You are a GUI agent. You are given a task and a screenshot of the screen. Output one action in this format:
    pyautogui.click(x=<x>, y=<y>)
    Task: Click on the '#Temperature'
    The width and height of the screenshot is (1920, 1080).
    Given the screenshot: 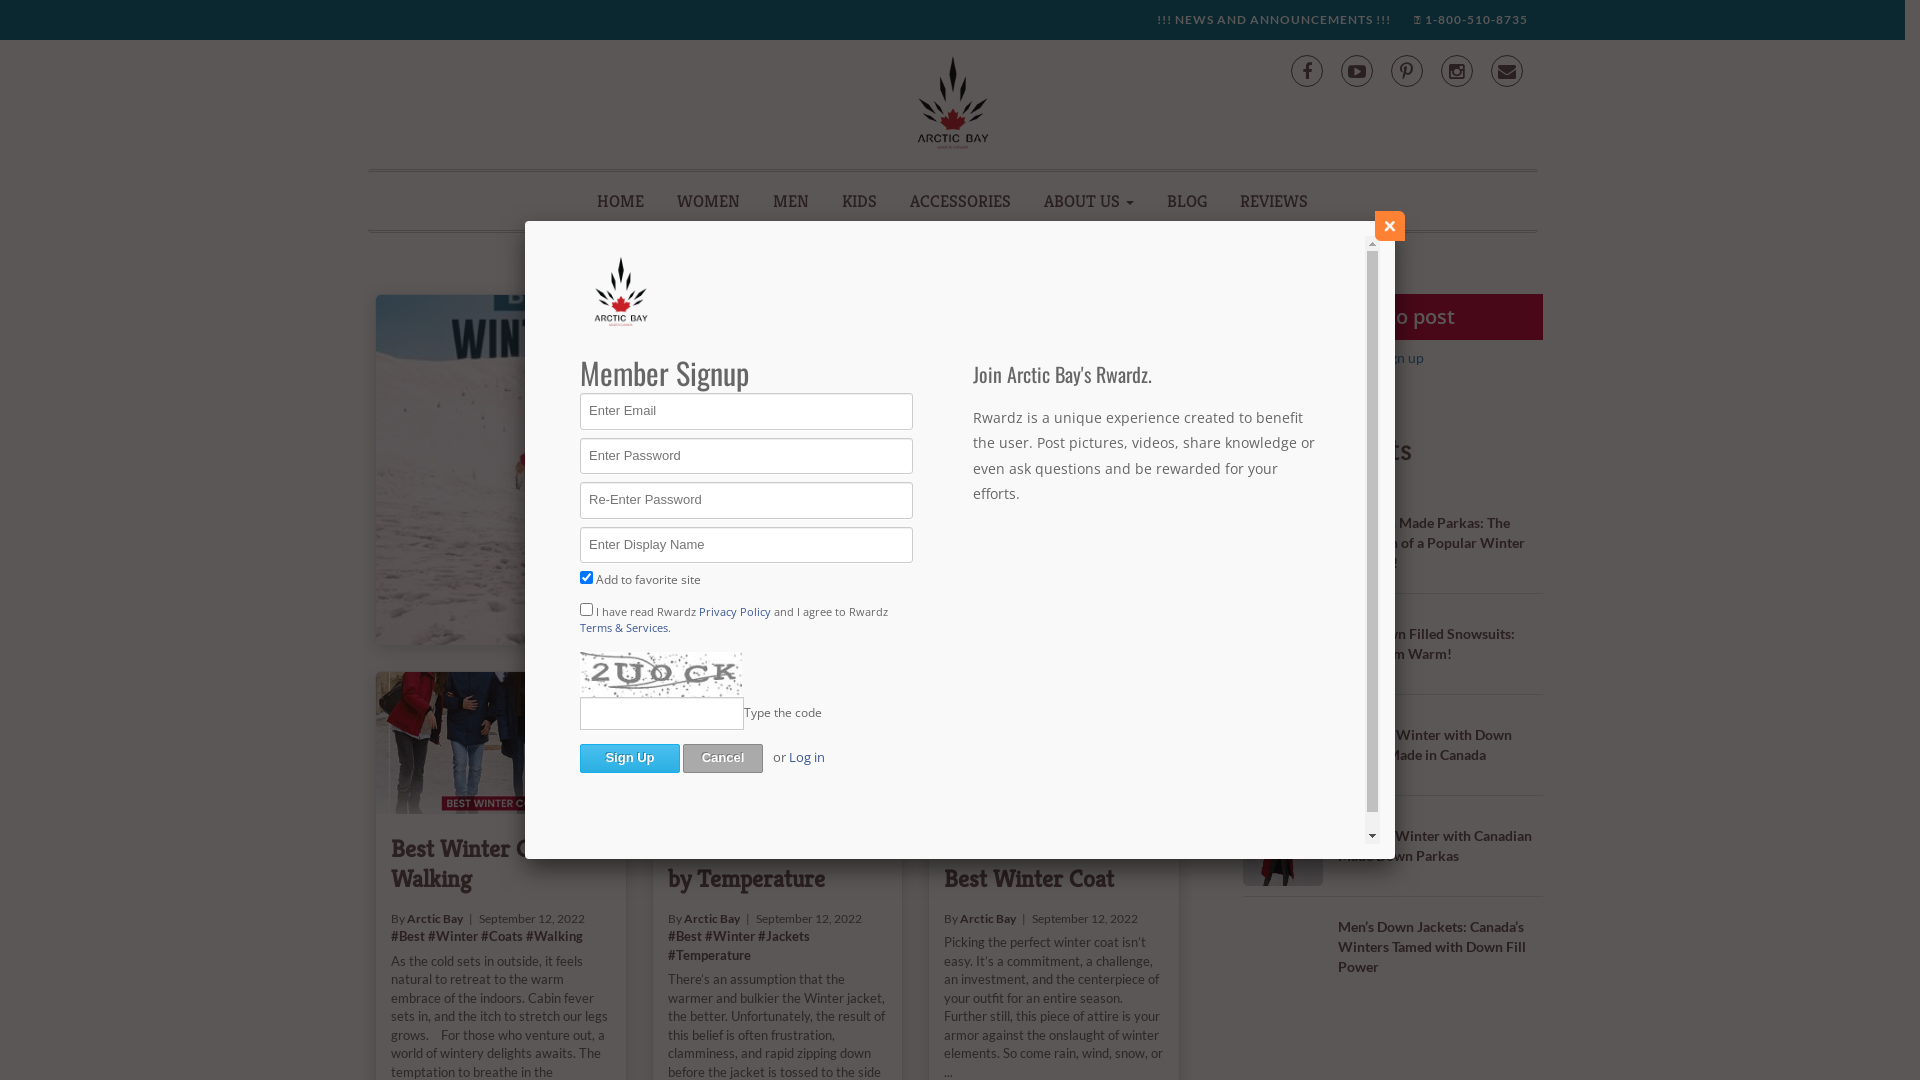 What is the action you would take?
    pyautogui.click(x=709, y=954)
    